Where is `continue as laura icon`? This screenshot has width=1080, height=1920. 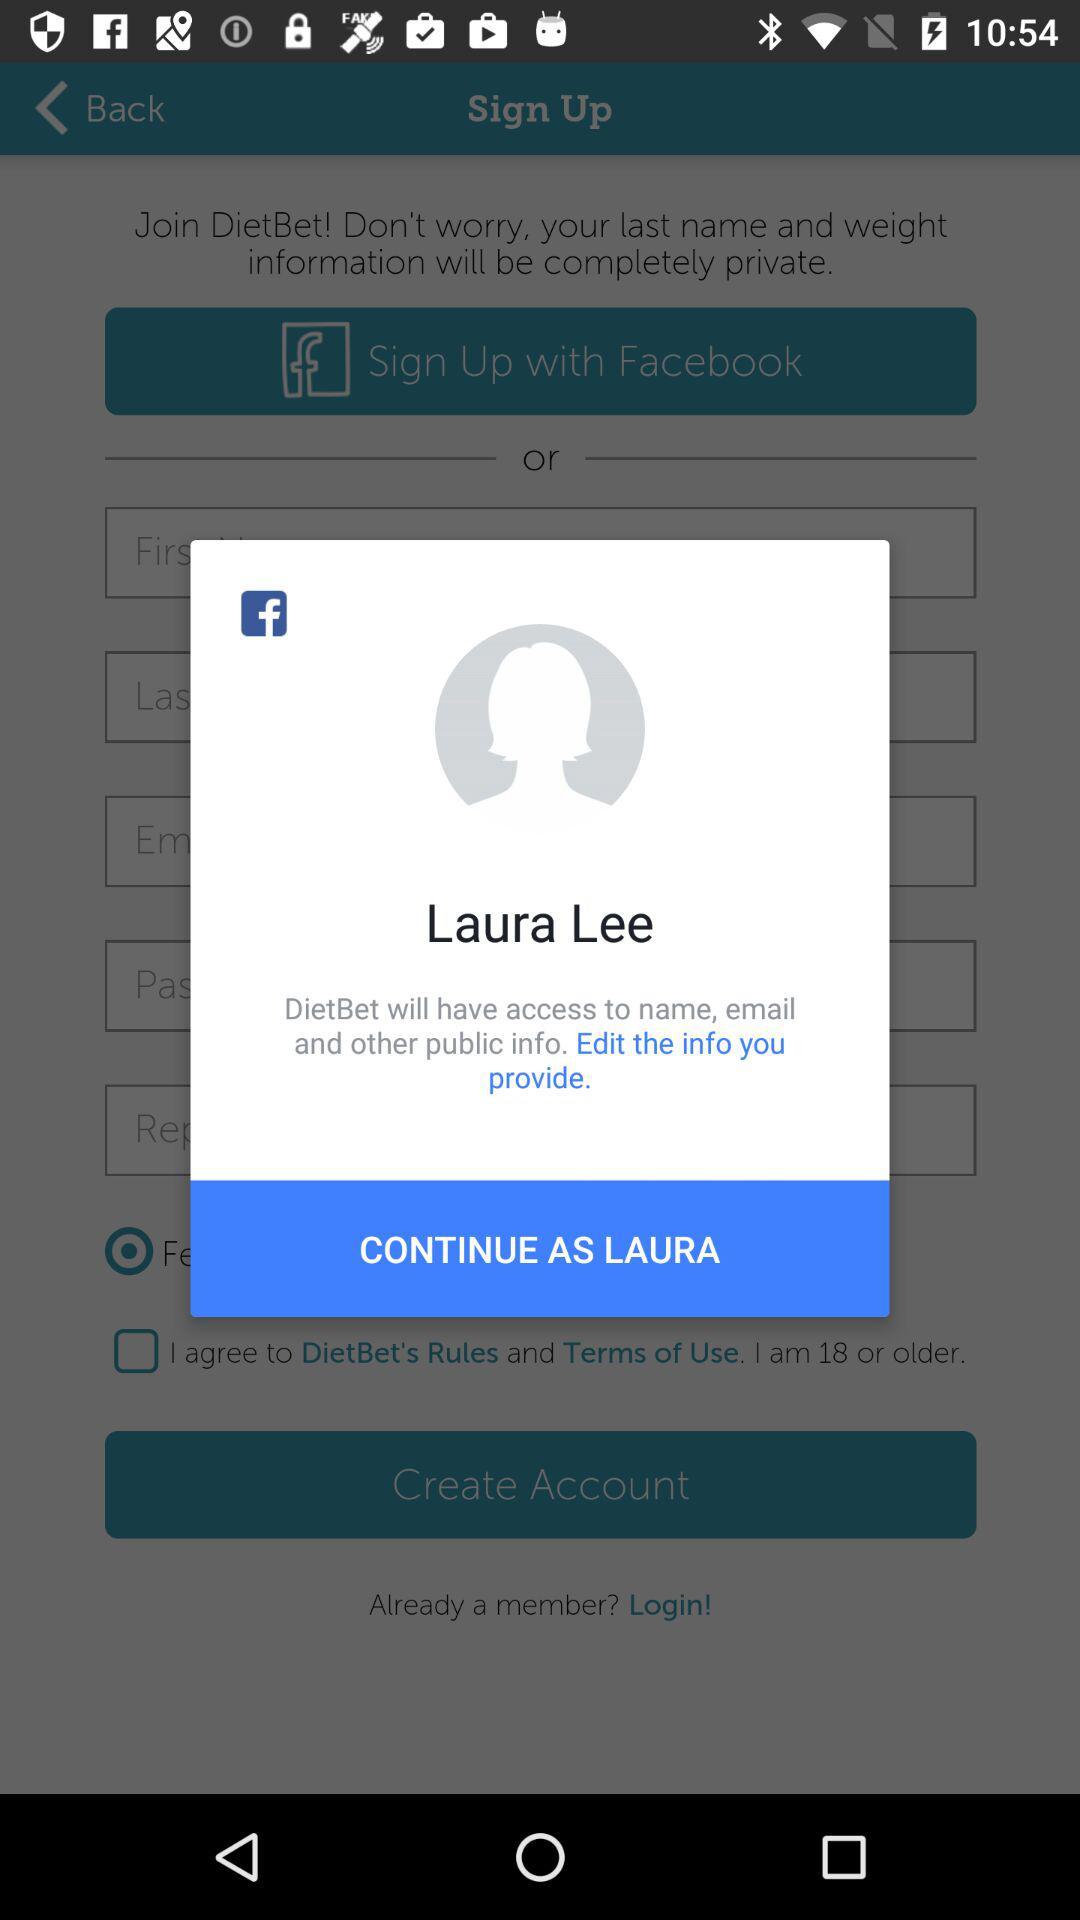
continue as laura icon is located at coordinates (540, 1247).